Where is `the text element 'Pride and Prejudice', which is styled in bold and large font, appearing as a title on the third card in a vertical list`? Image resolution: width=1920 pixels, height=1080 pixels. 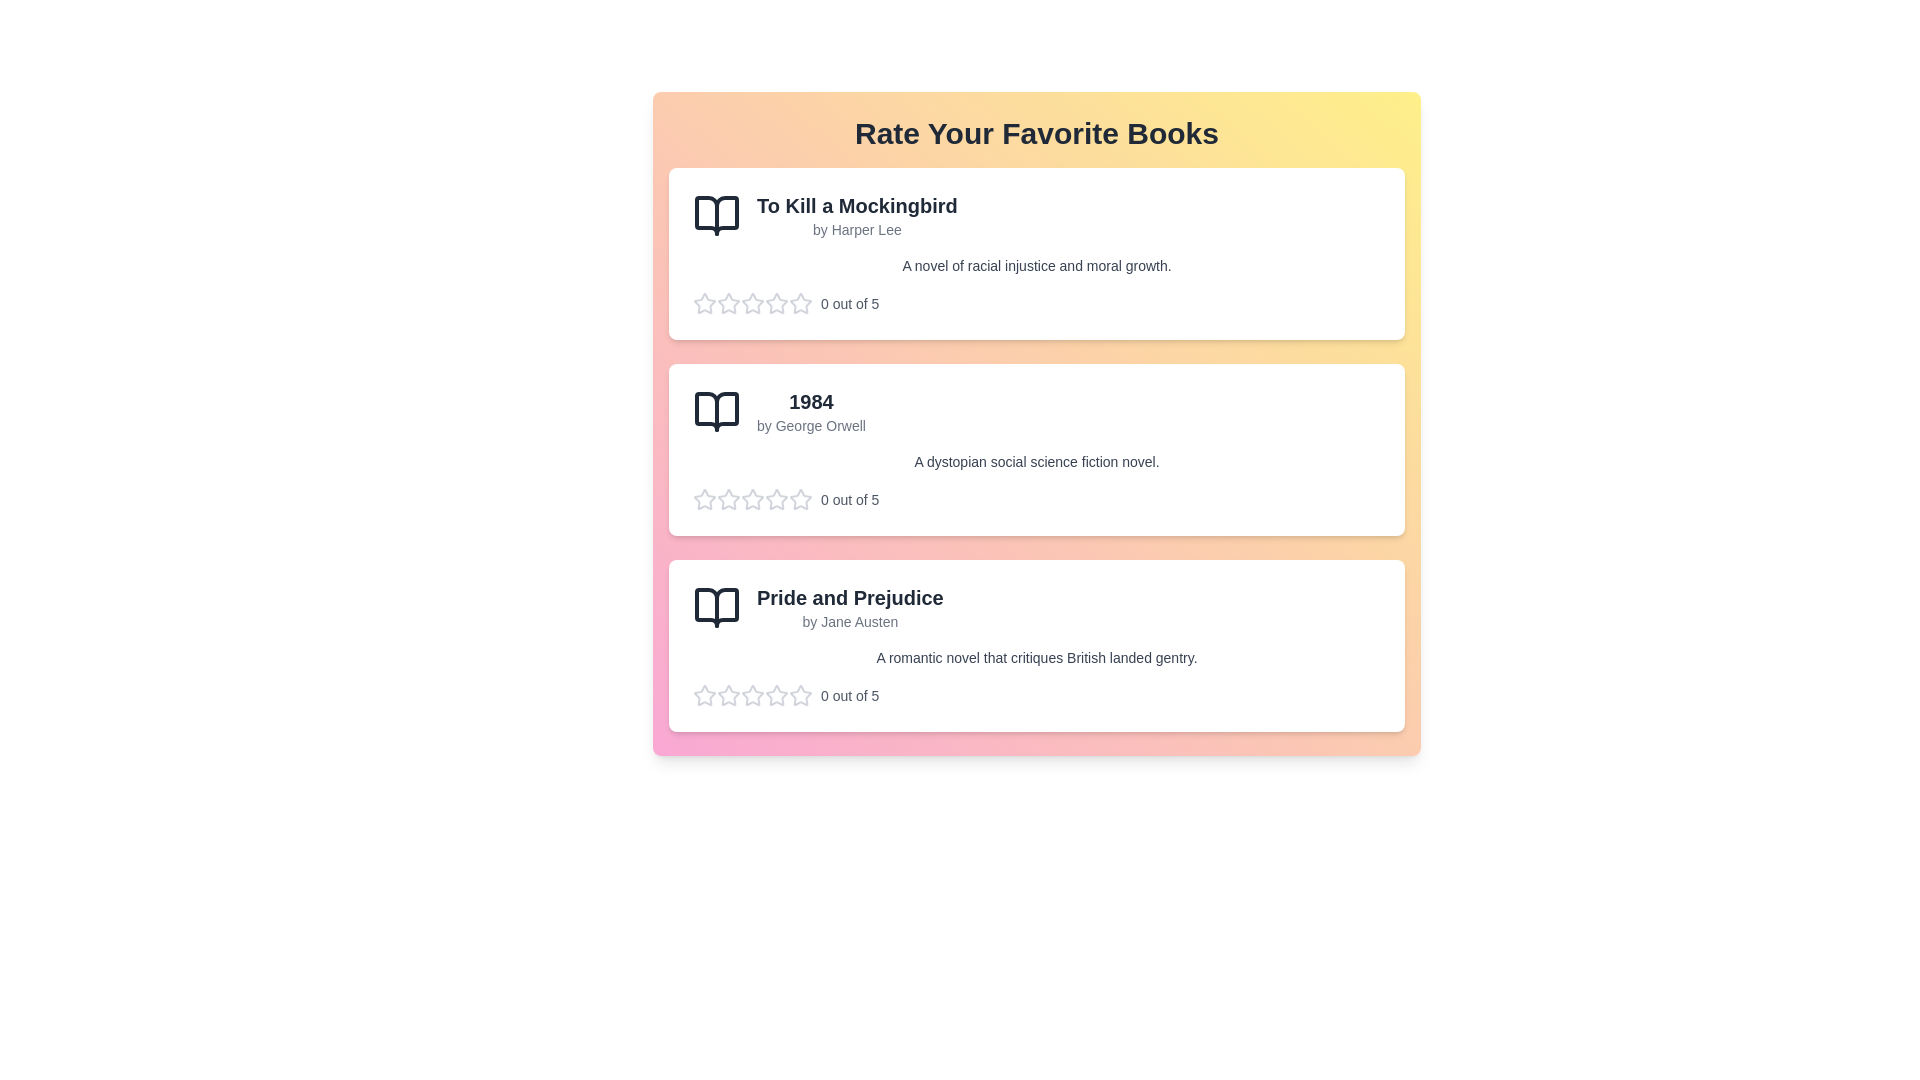 the text element 'Pride and Prejudice', which is styled in bold and large font, appearing as a title on the third card in a vertical list is located at coordinates (850, 596).